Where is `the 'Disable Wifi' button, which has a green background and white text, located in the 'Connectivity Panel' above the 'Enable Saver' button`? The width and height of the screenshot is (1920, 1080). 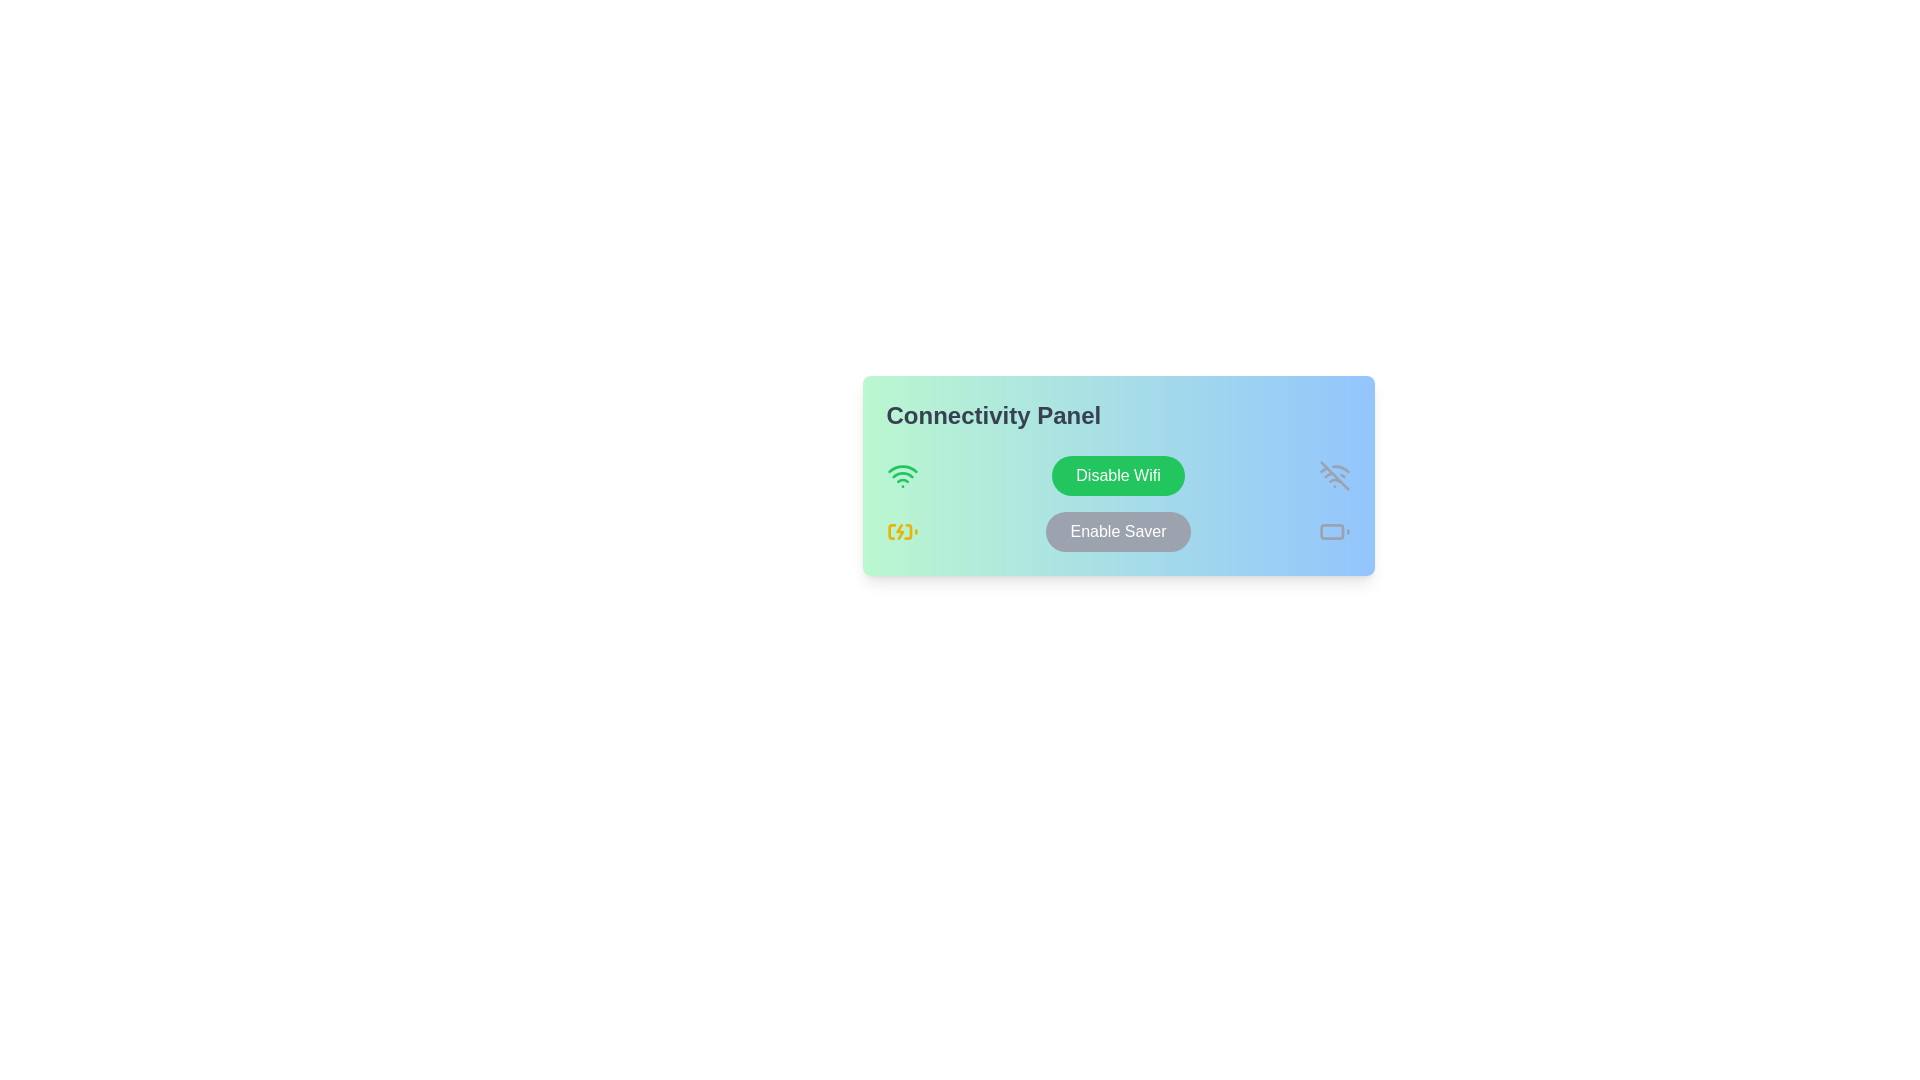
the 'Disable Wifi' button, which has a green background and white text, located in the 'Connectivity Panel' above the 'Enable Saver' button is located at coordinates (1117, 475).